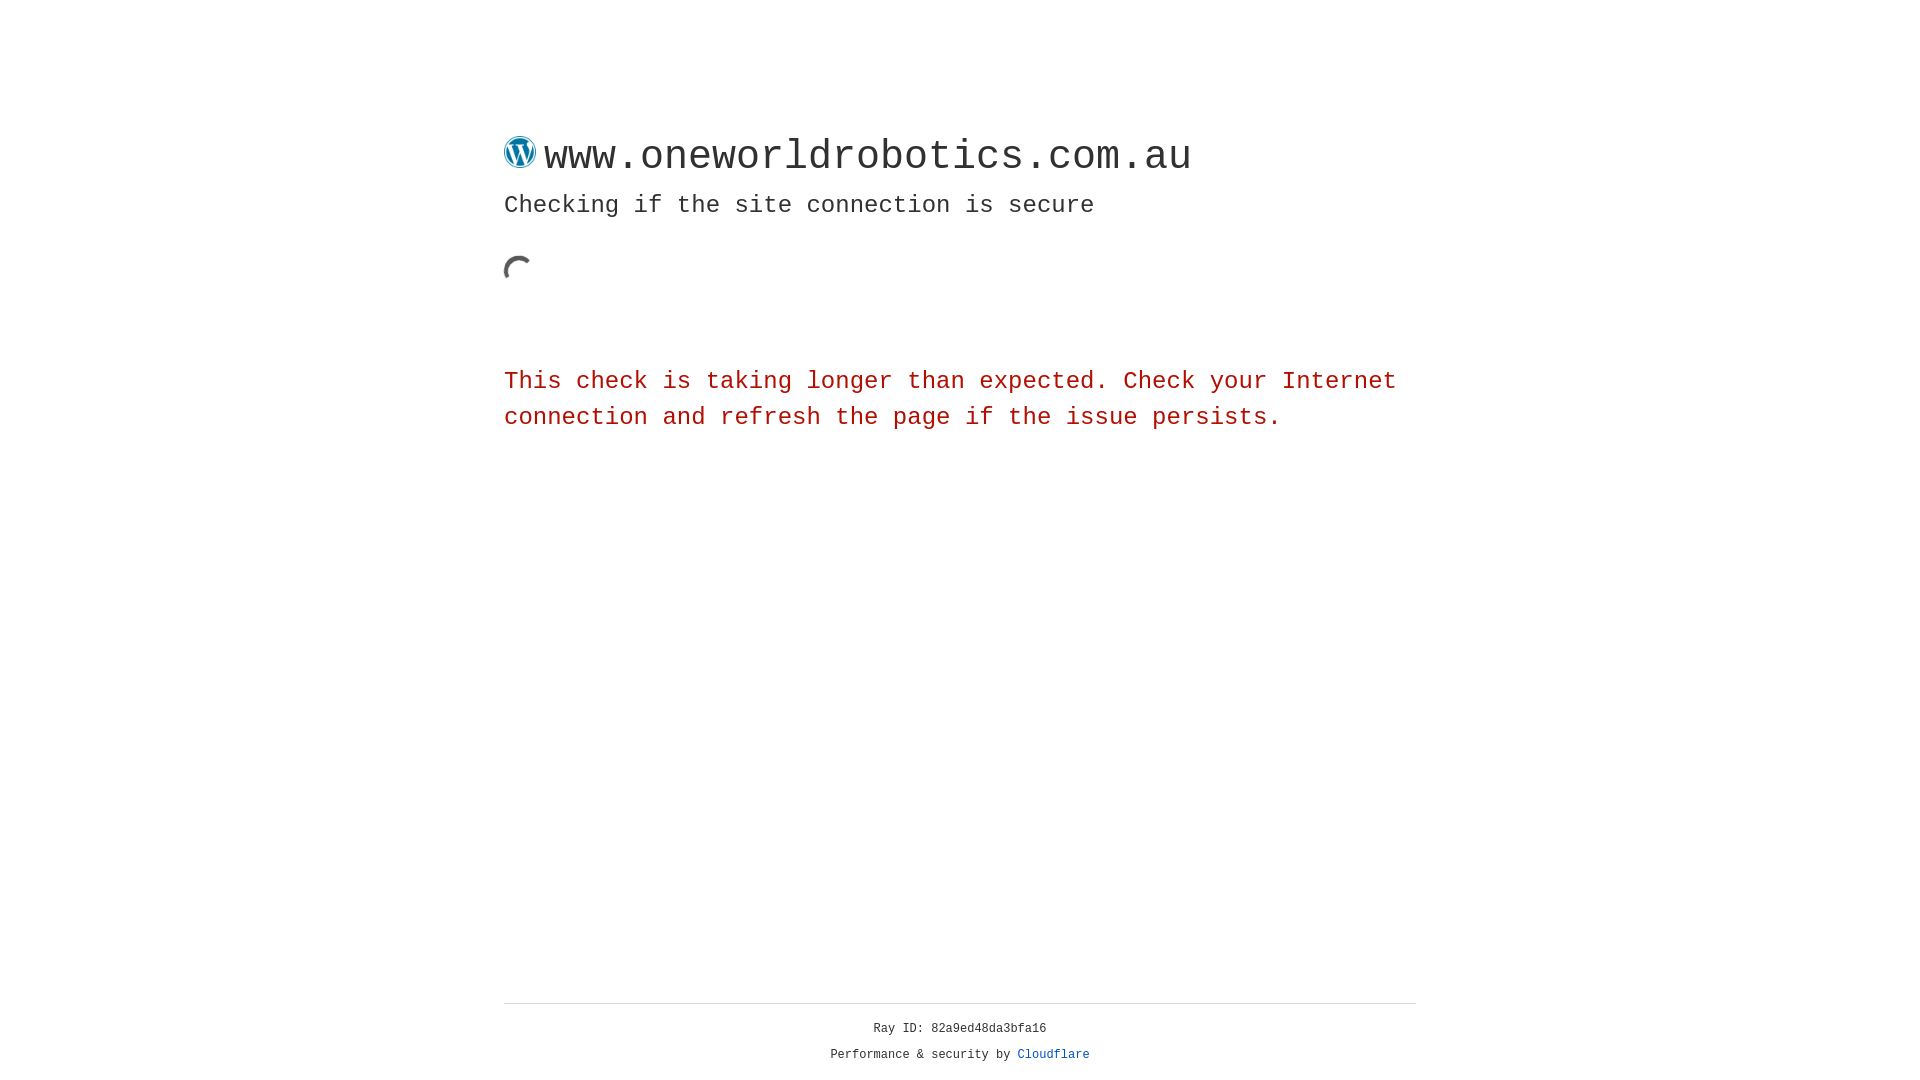 The width and height of the screenshot is (1920, 1080). I want to click on 'Cloudflare', so click(1053, 1054).